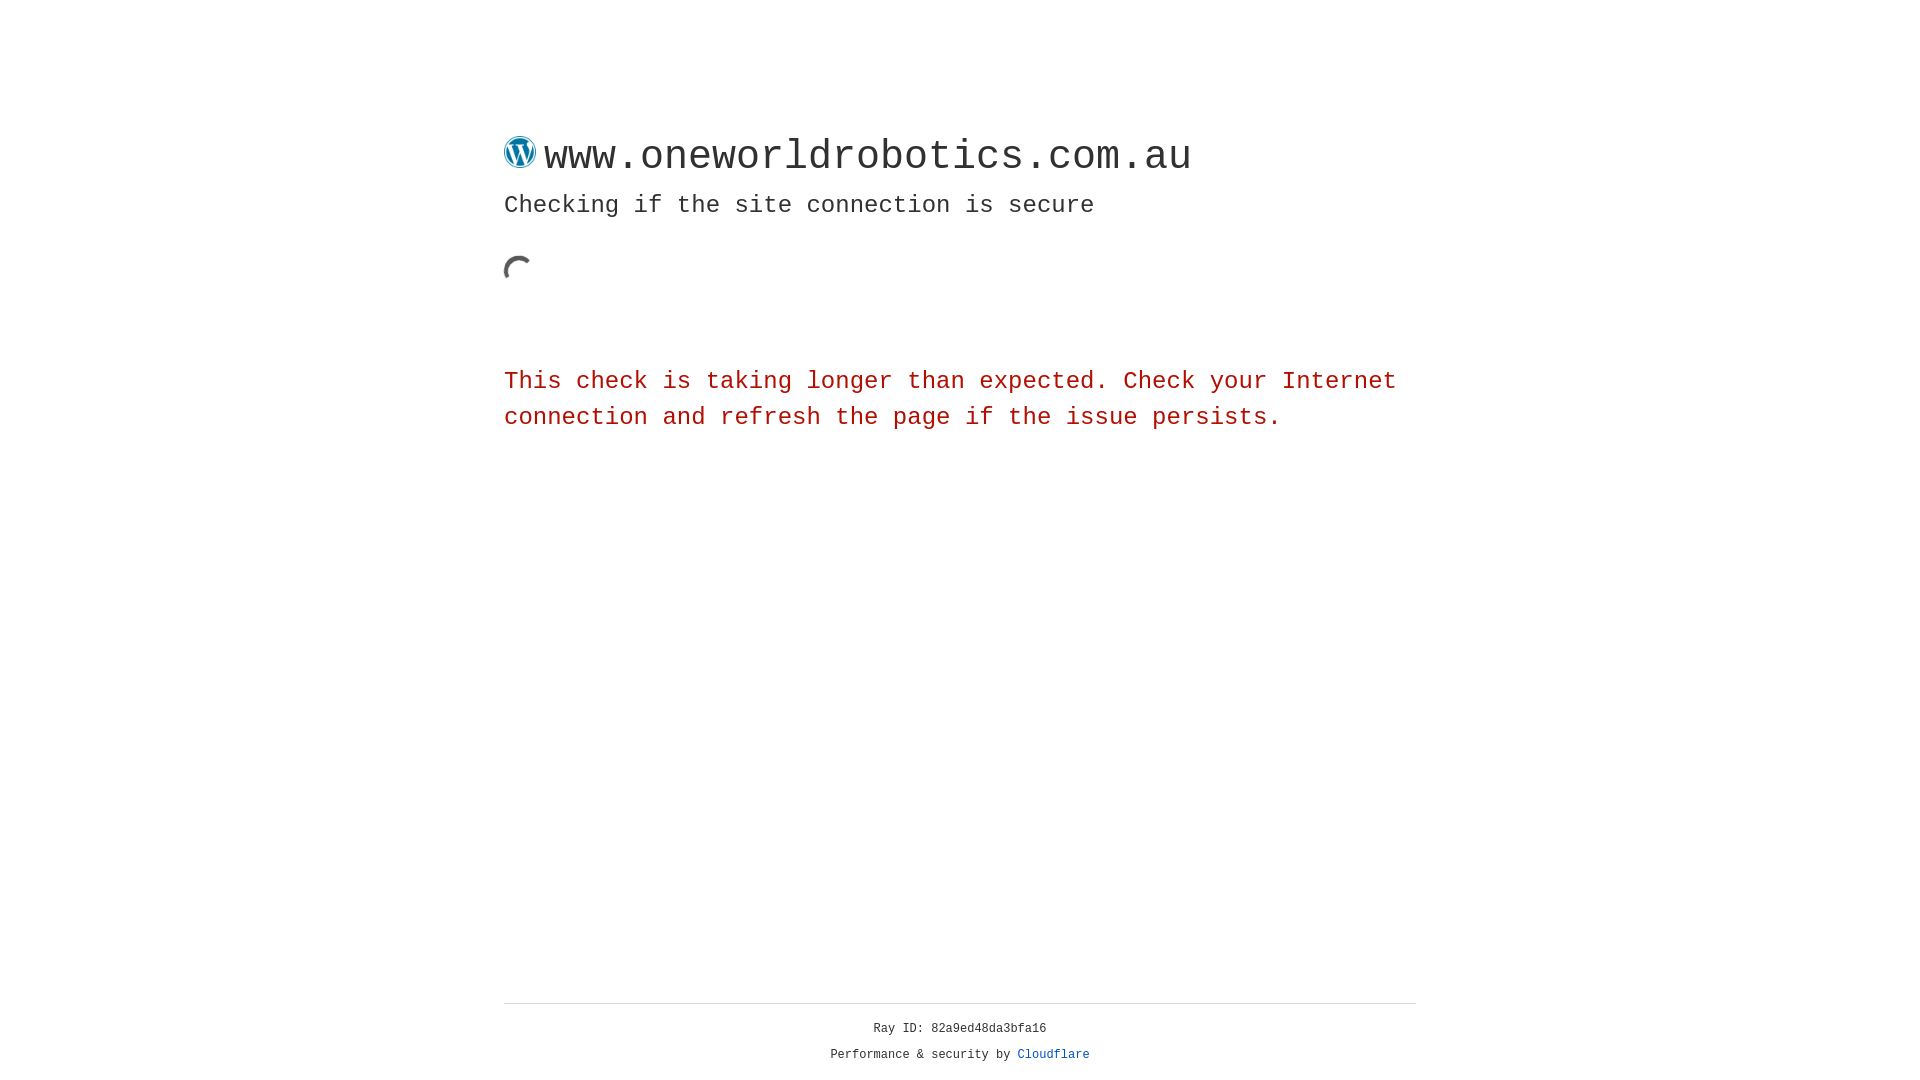 The width and height of the screenshot is (1920, 1080). I want to click on 'Cloudflare', so click(1053, 1054).